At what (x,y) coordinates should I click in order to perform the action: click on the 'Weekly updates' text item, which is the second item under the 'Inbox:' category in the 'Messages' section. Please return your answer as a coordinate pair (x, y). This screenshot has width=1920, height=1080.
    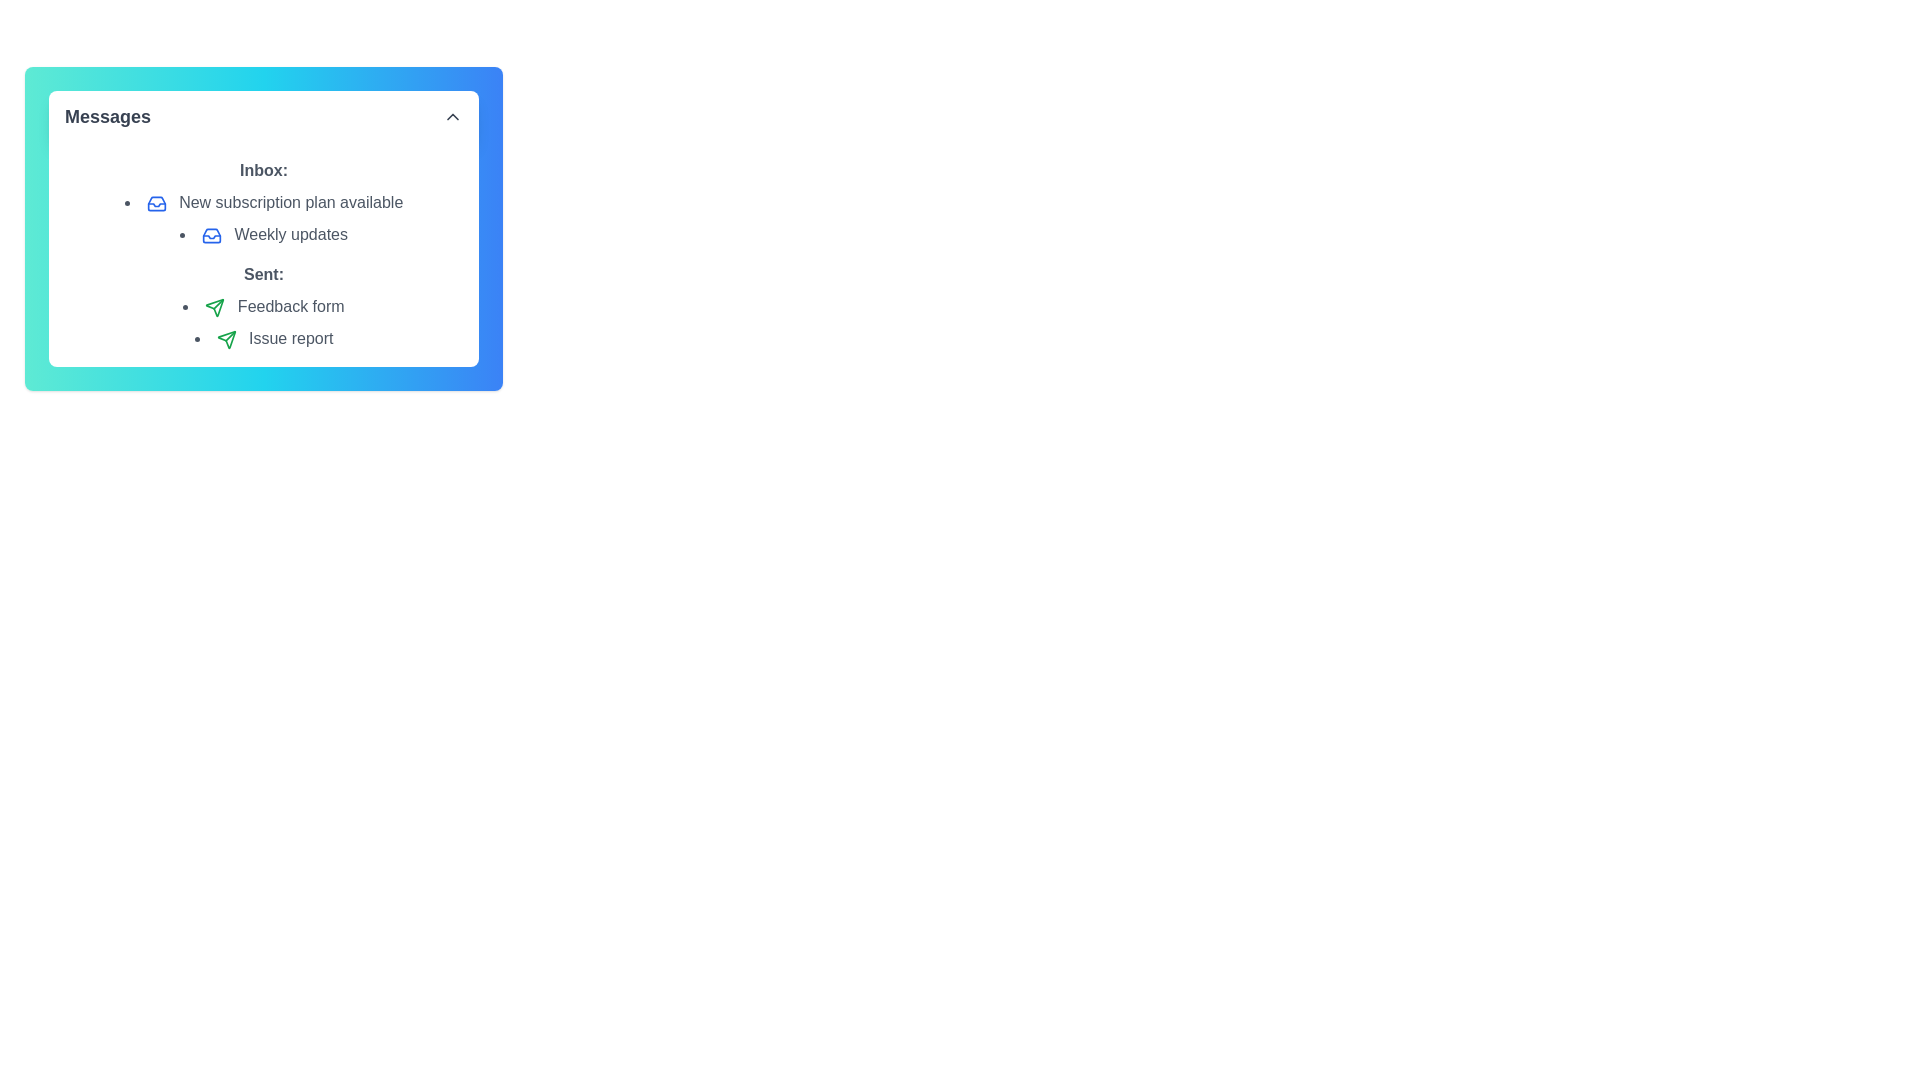
    Looking at the image, I should click on (263, 234).